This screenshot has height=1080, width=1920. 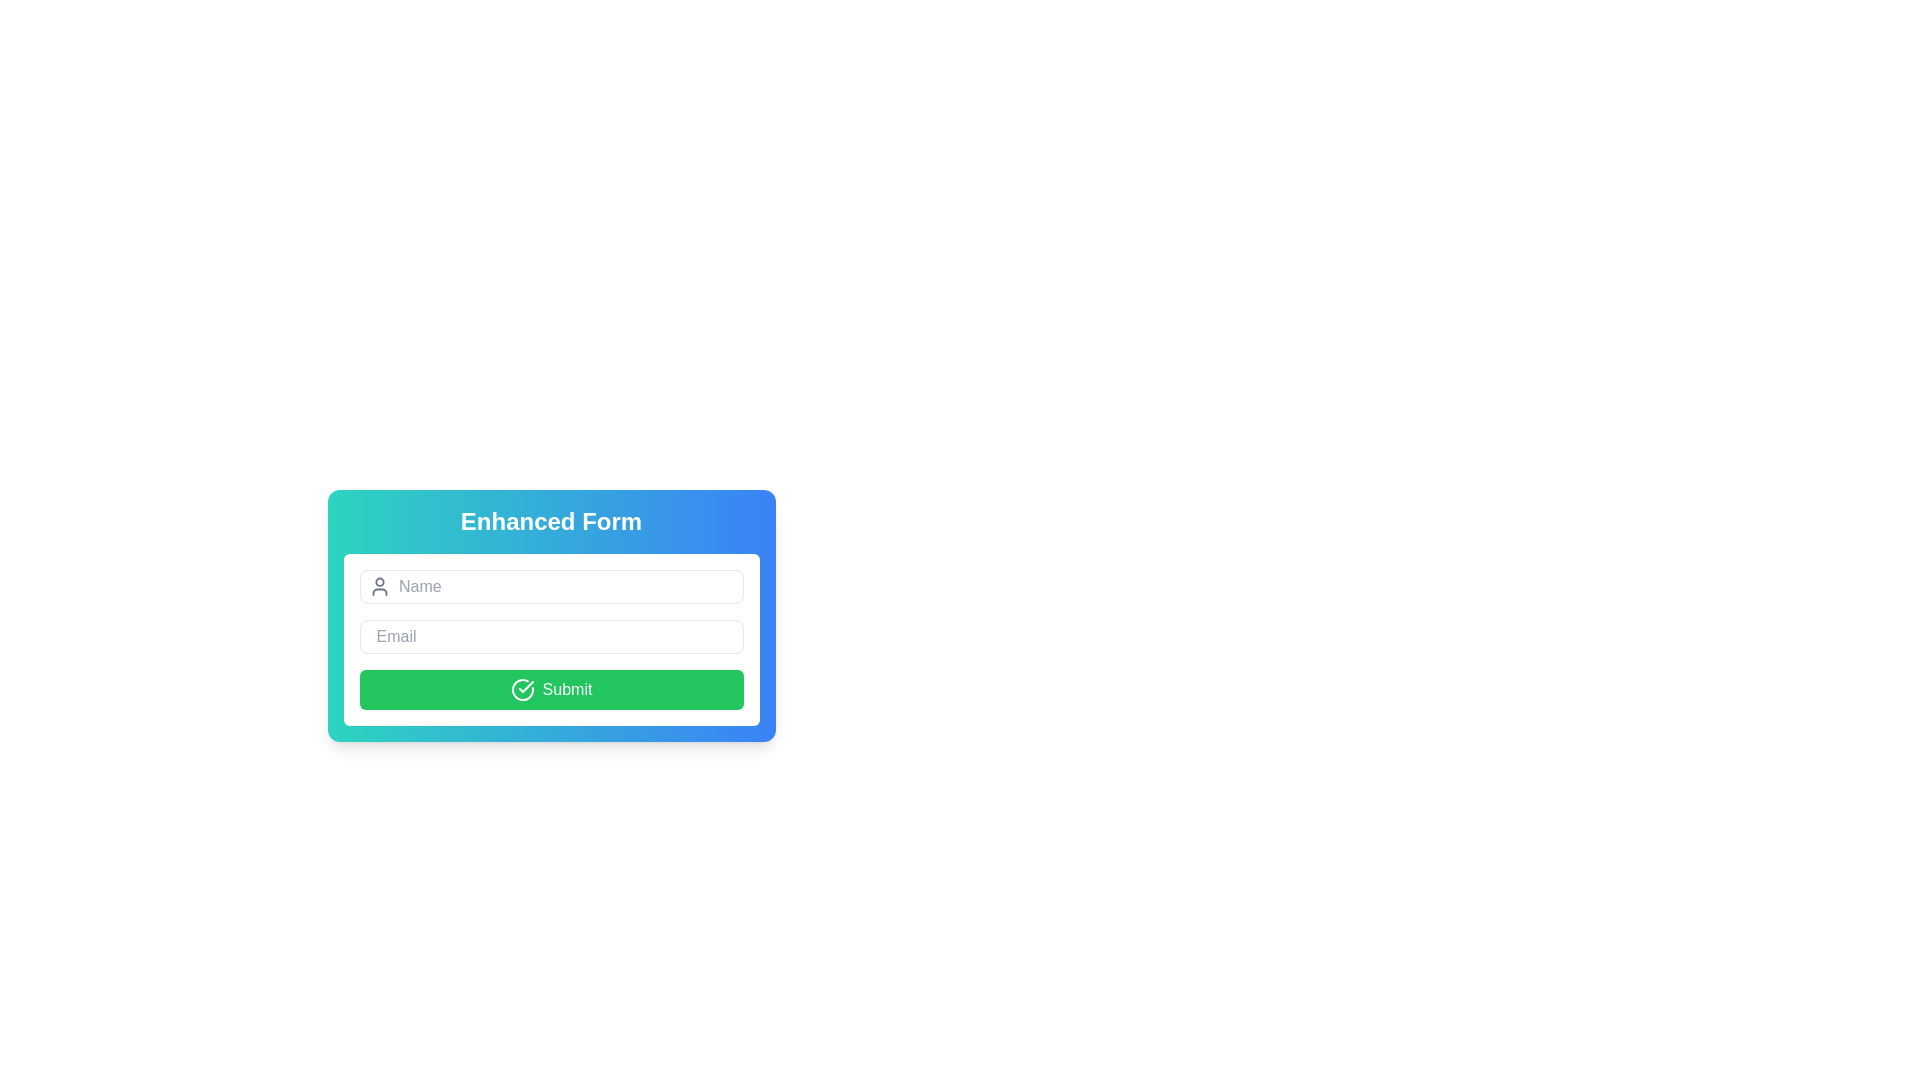 What do you see at coordinates (522, 689) in the screenshot?
I see `the decorative icon for the 'Submit' button` at bounding box center [522, 689].